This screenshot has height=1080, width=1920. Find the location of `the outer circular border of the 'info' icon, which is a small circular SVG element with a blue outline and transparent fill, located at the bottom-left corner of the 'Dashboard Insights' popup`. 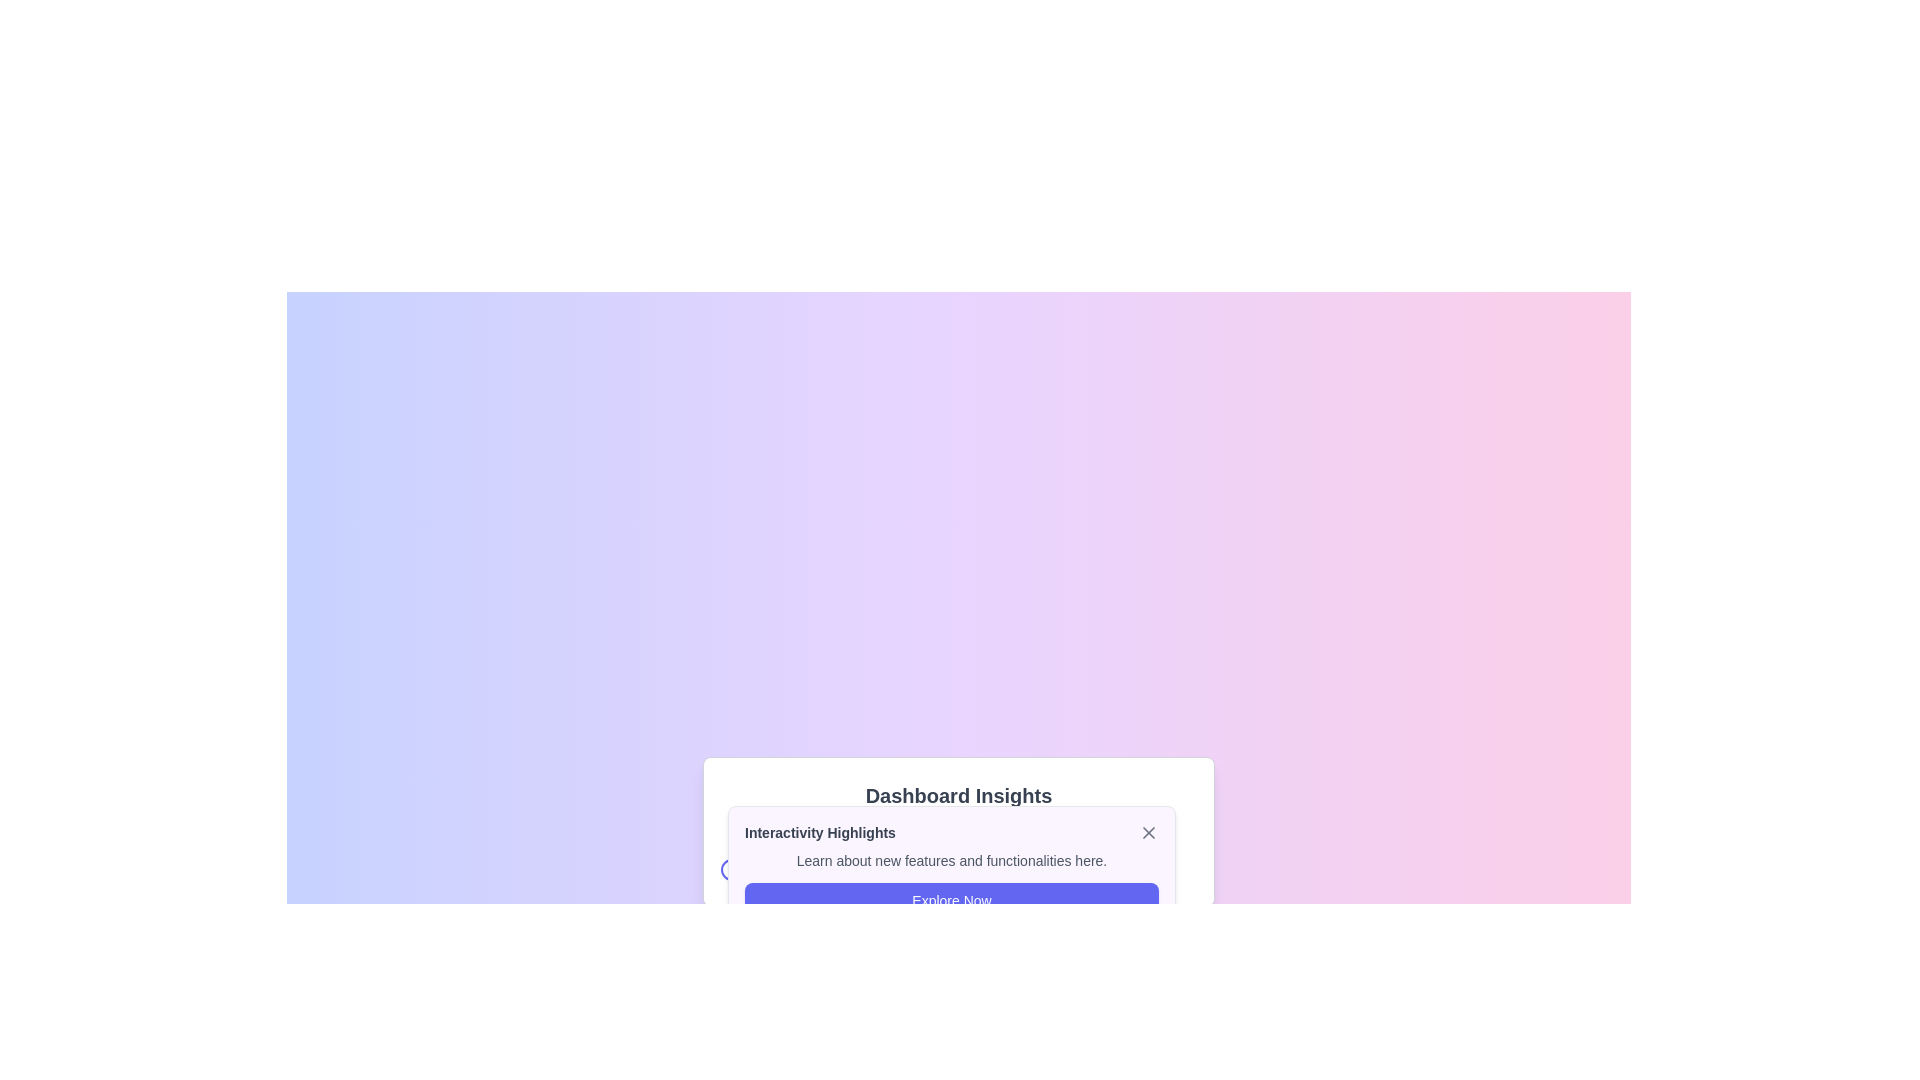

the outer circular border of the 'info' icon, which is a small circular SVG element with a blue outline and transparent fill, located at the bottom-left corner of the 'Dashboard Insights' popup is located at coordinates (730, 869).